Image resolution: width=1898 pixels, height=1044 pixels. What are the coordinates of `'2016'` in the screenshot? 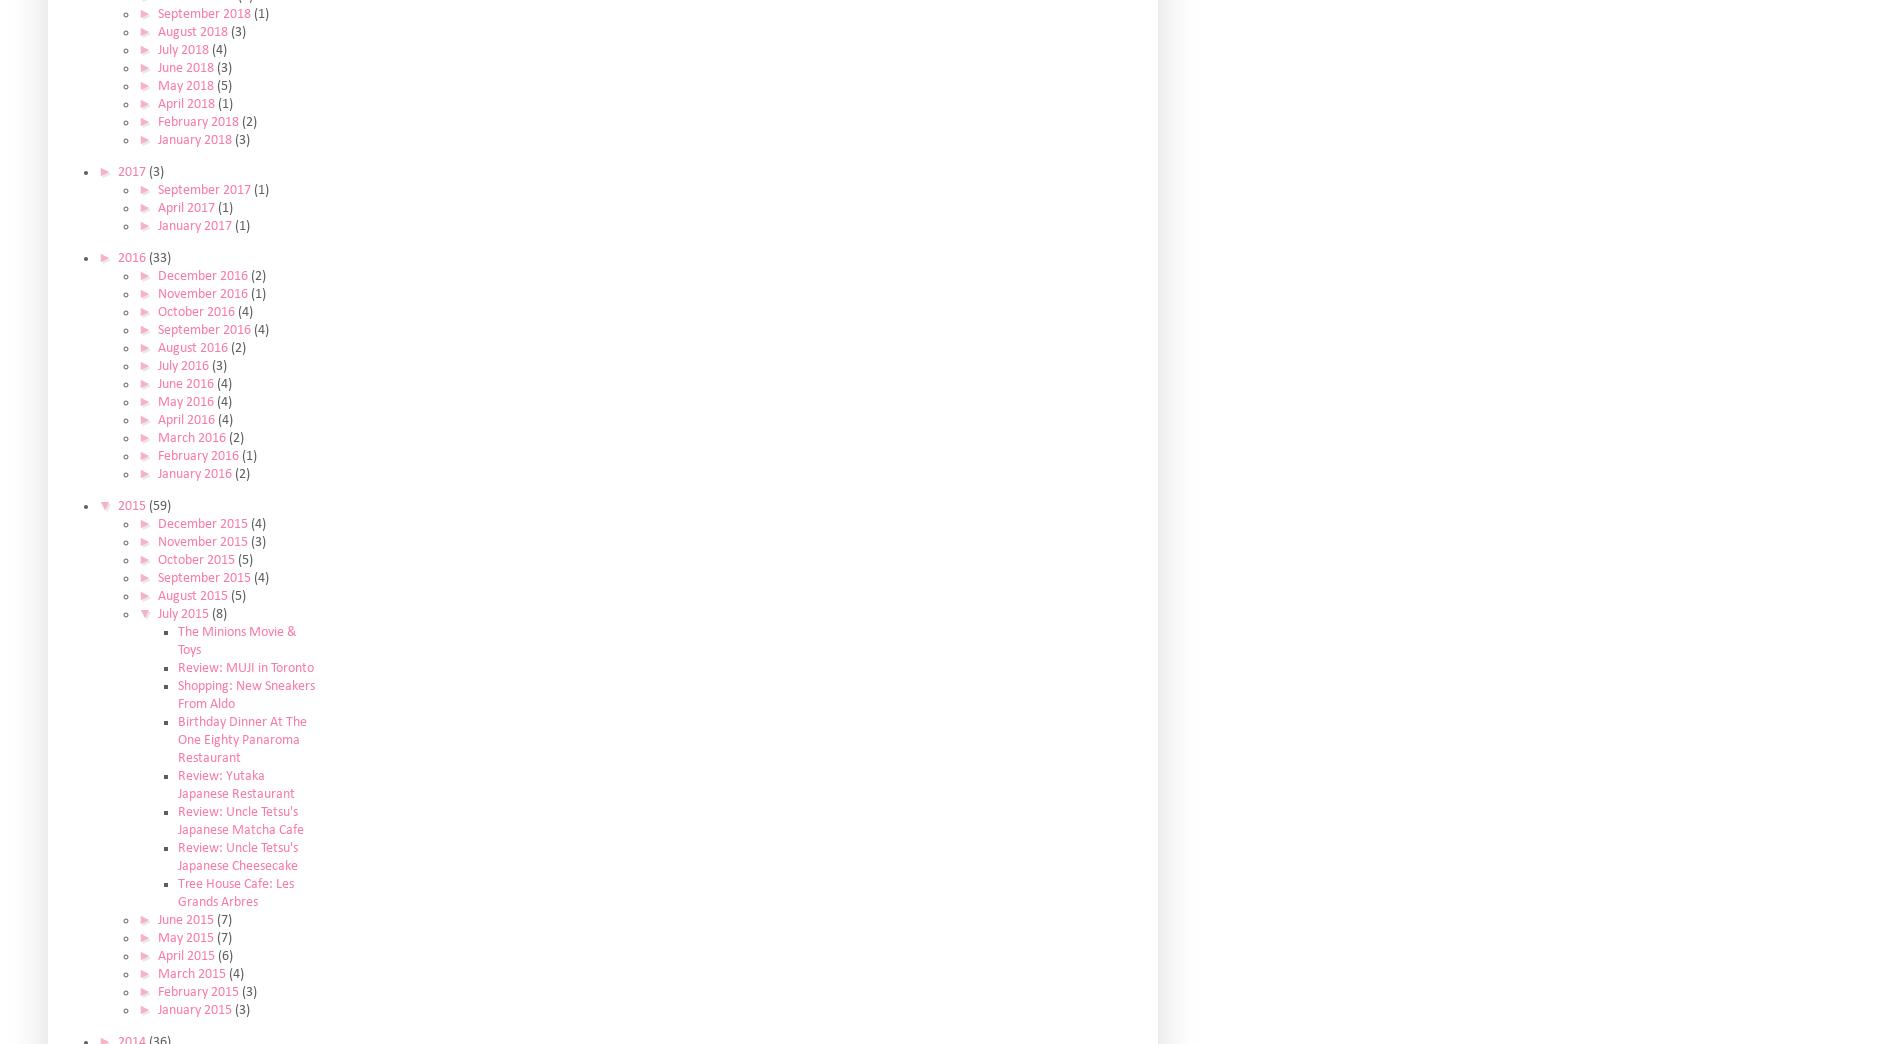 It's located at (132, 257).